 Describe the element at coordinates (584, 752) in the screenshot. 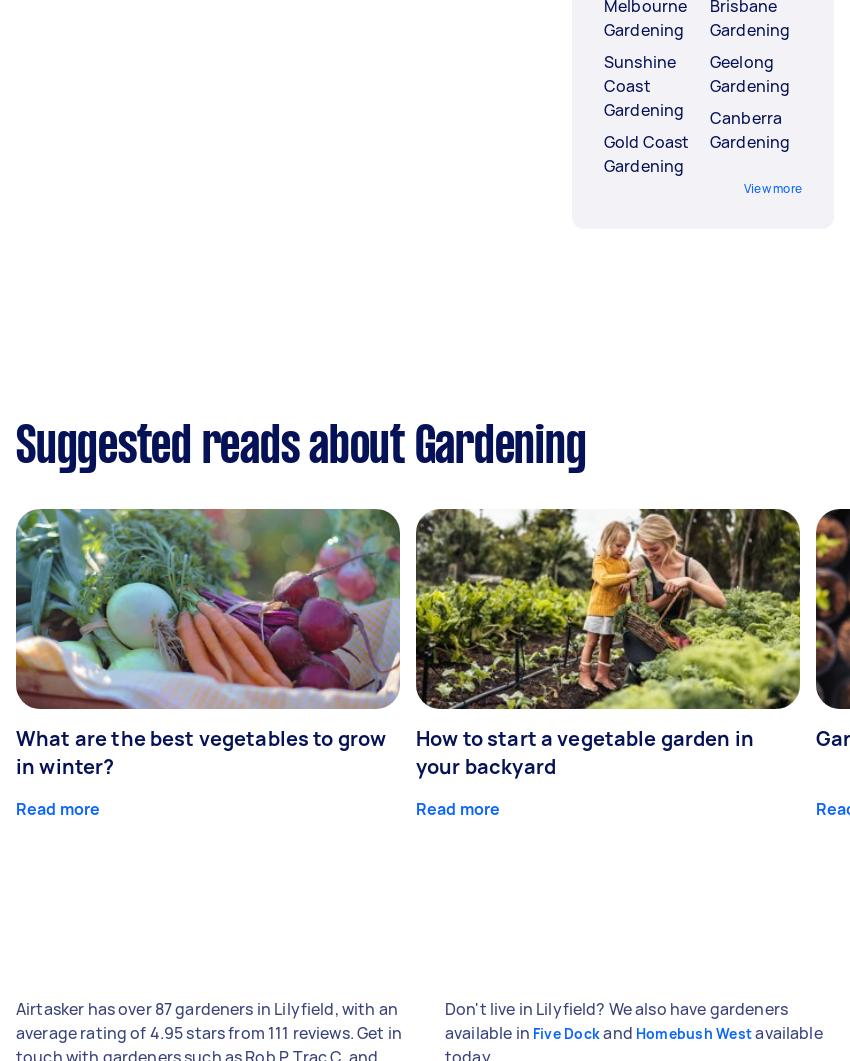

I see `'How to start a vegetable garden in your backyard'` at that location.